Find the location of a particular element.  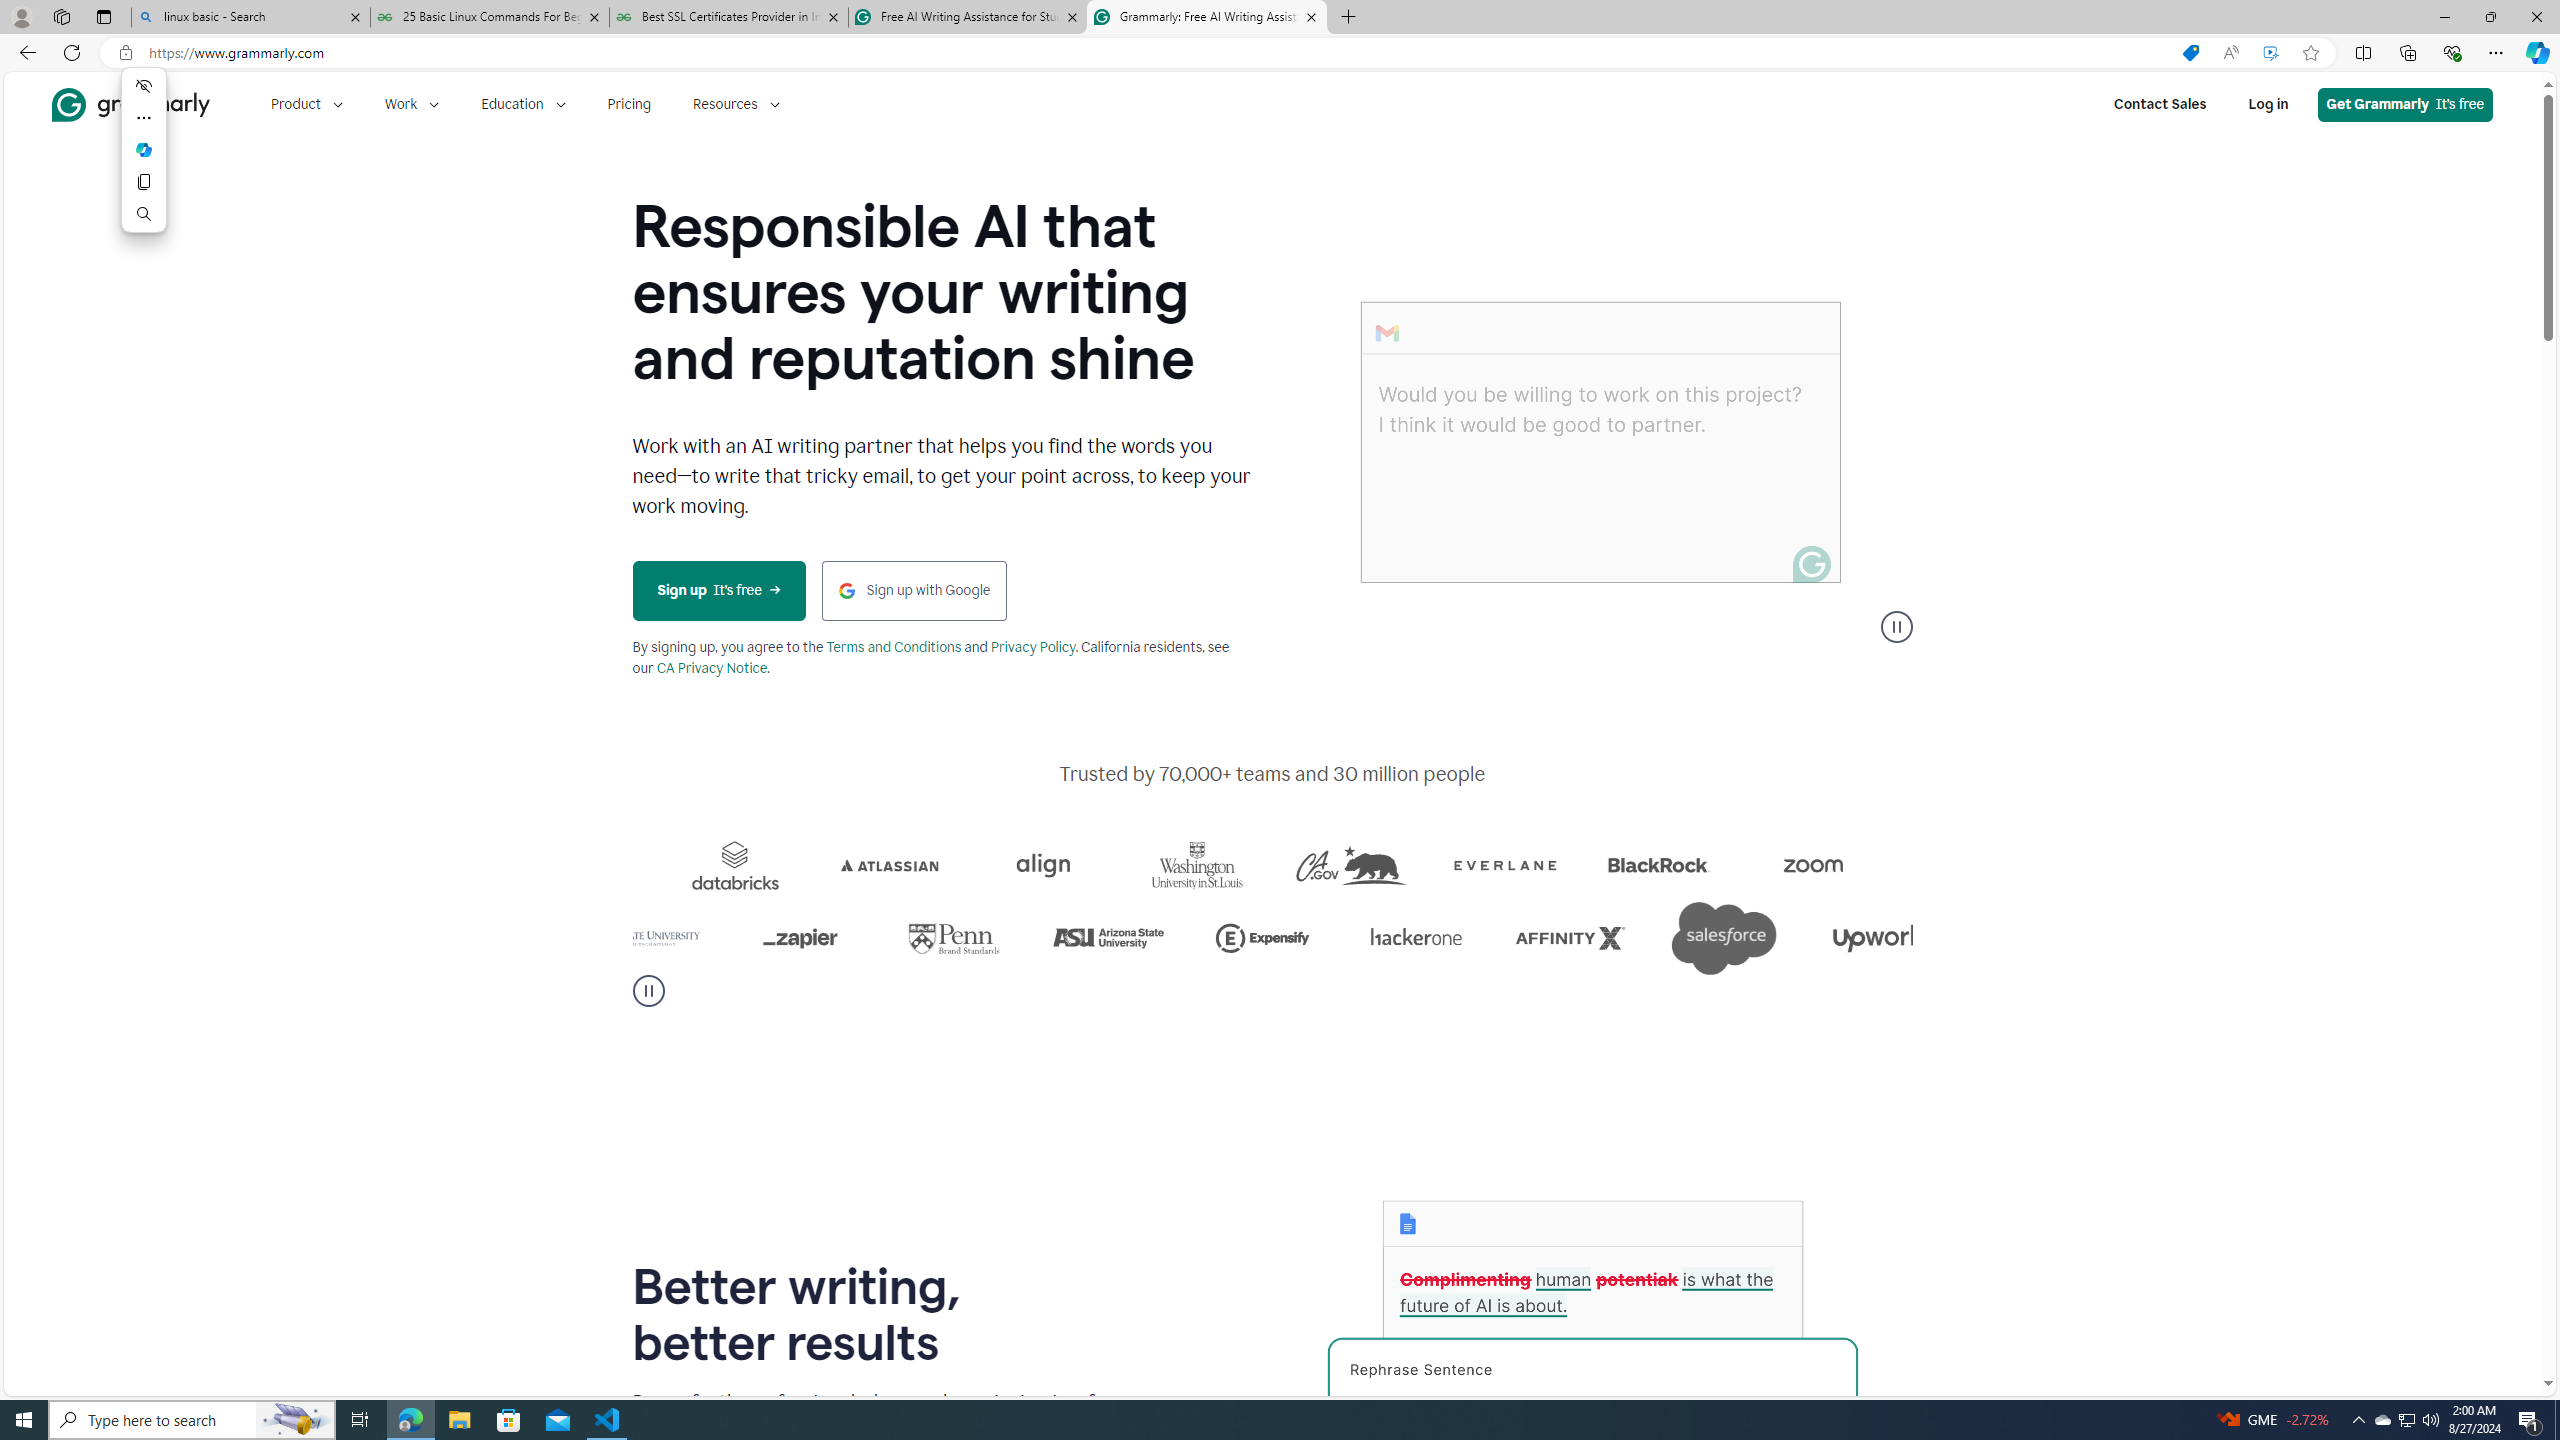

'Mini menu on text selection' is located at coordinates (143, 149).